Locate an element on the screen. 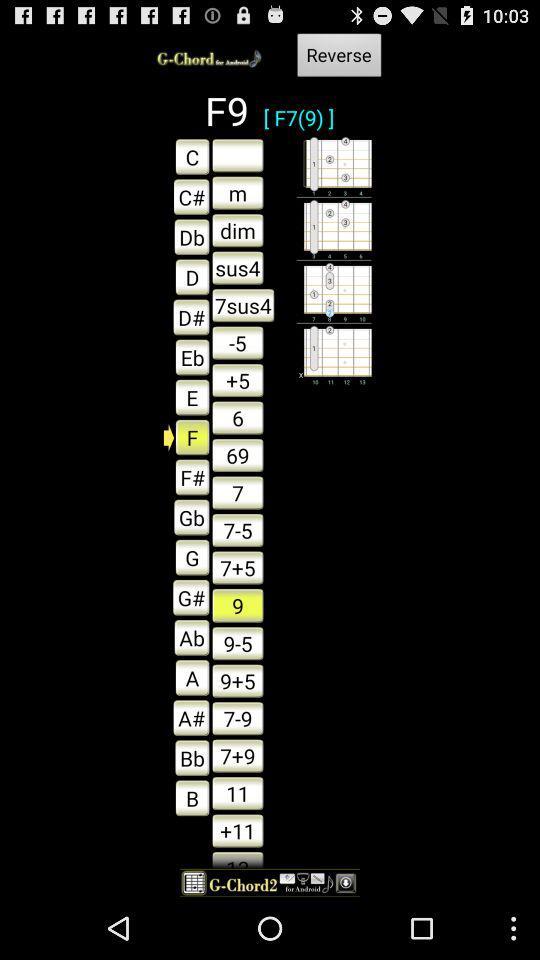 The image size is (540, 960). d is located at coordinates (187, 275).